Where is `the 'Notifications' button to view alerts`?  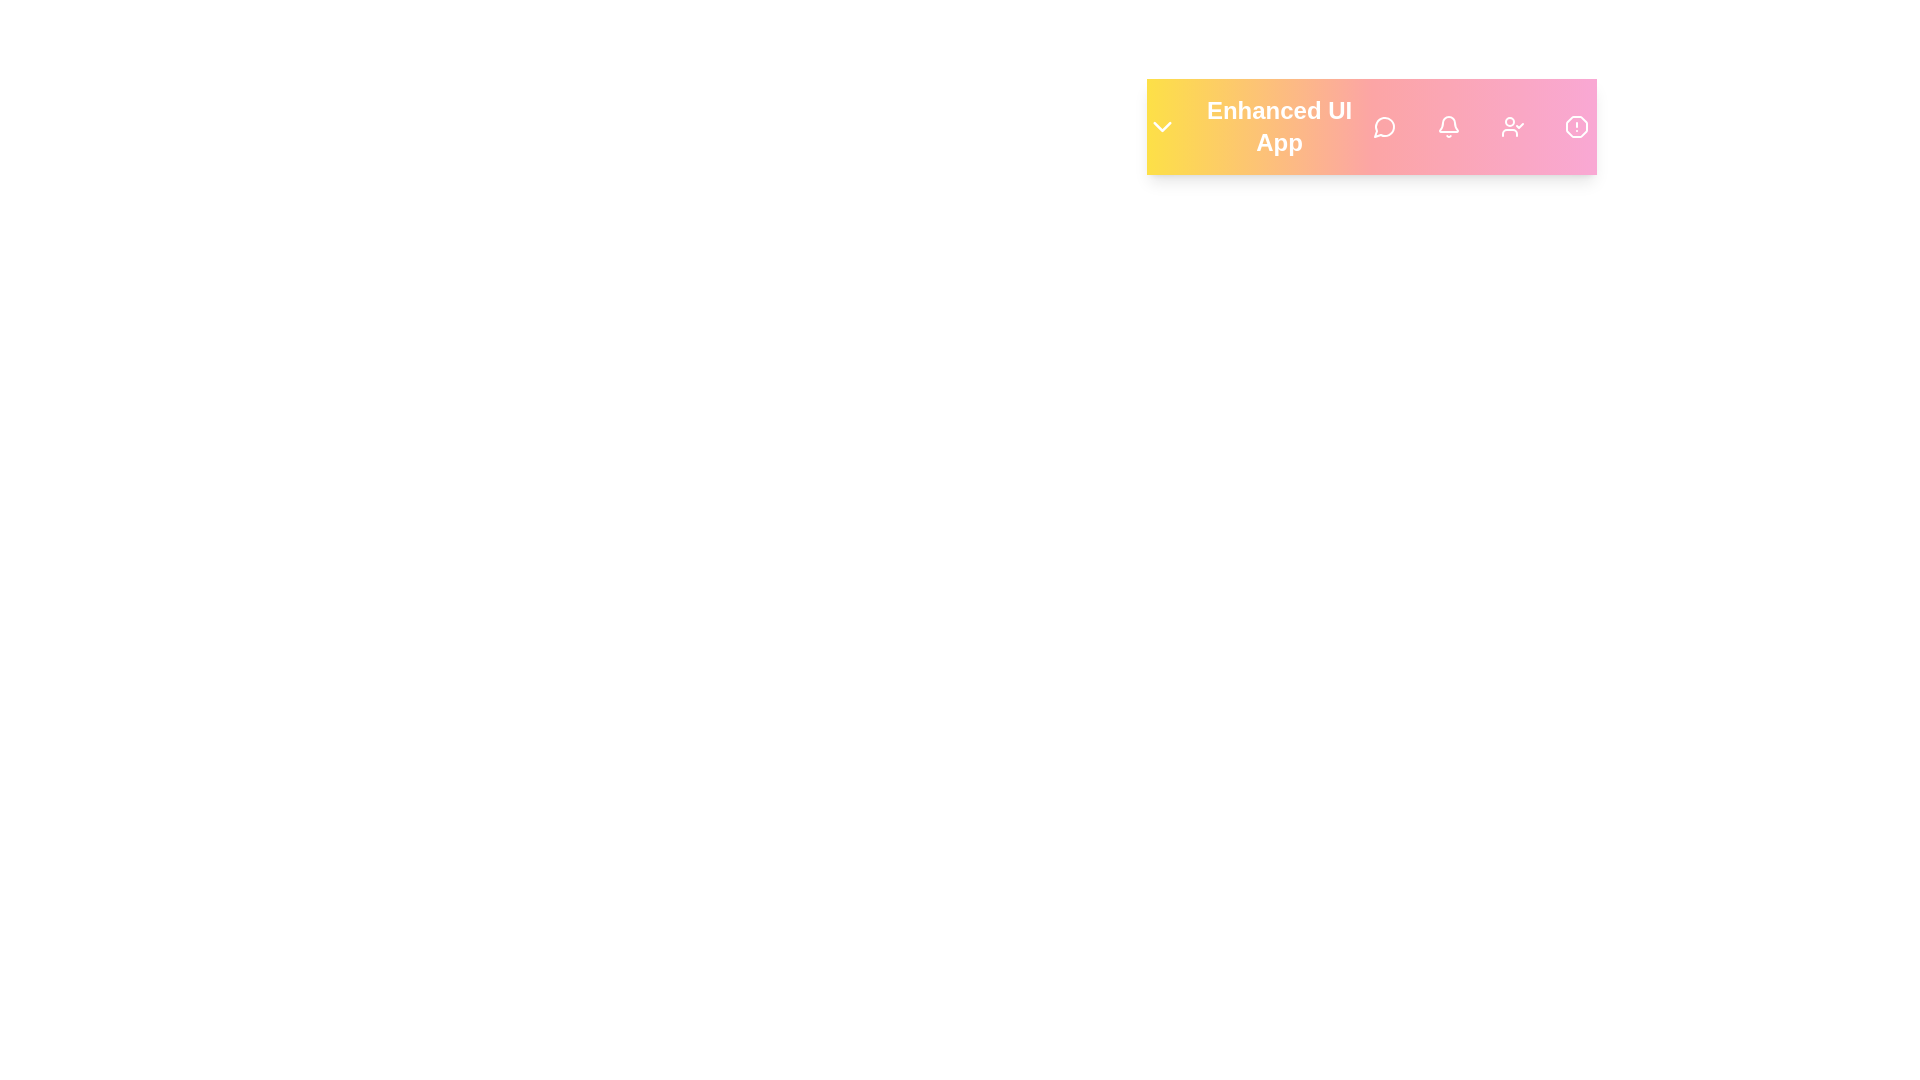
the 'Notifications' button to view alerts is located at coordinates (1449, 127).